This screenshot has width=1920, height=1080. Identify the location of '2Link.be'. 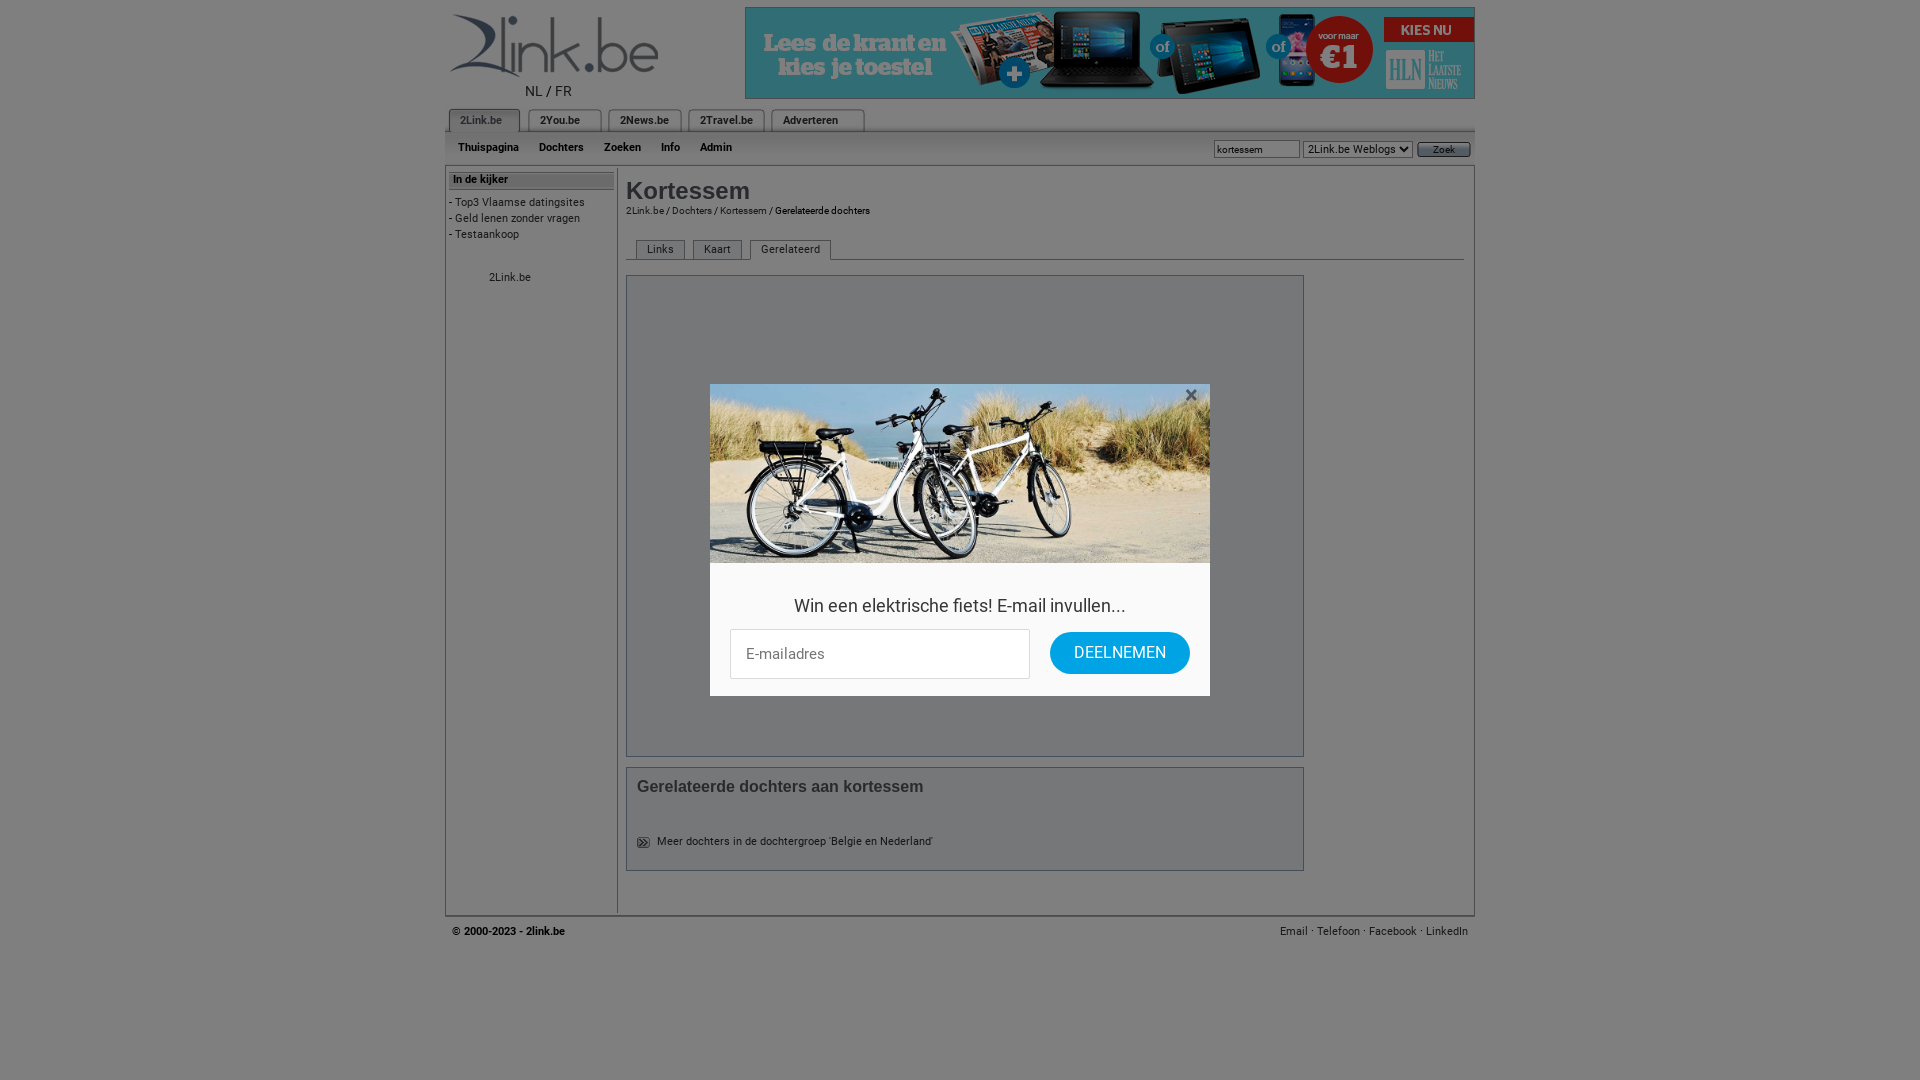
(480, 120).